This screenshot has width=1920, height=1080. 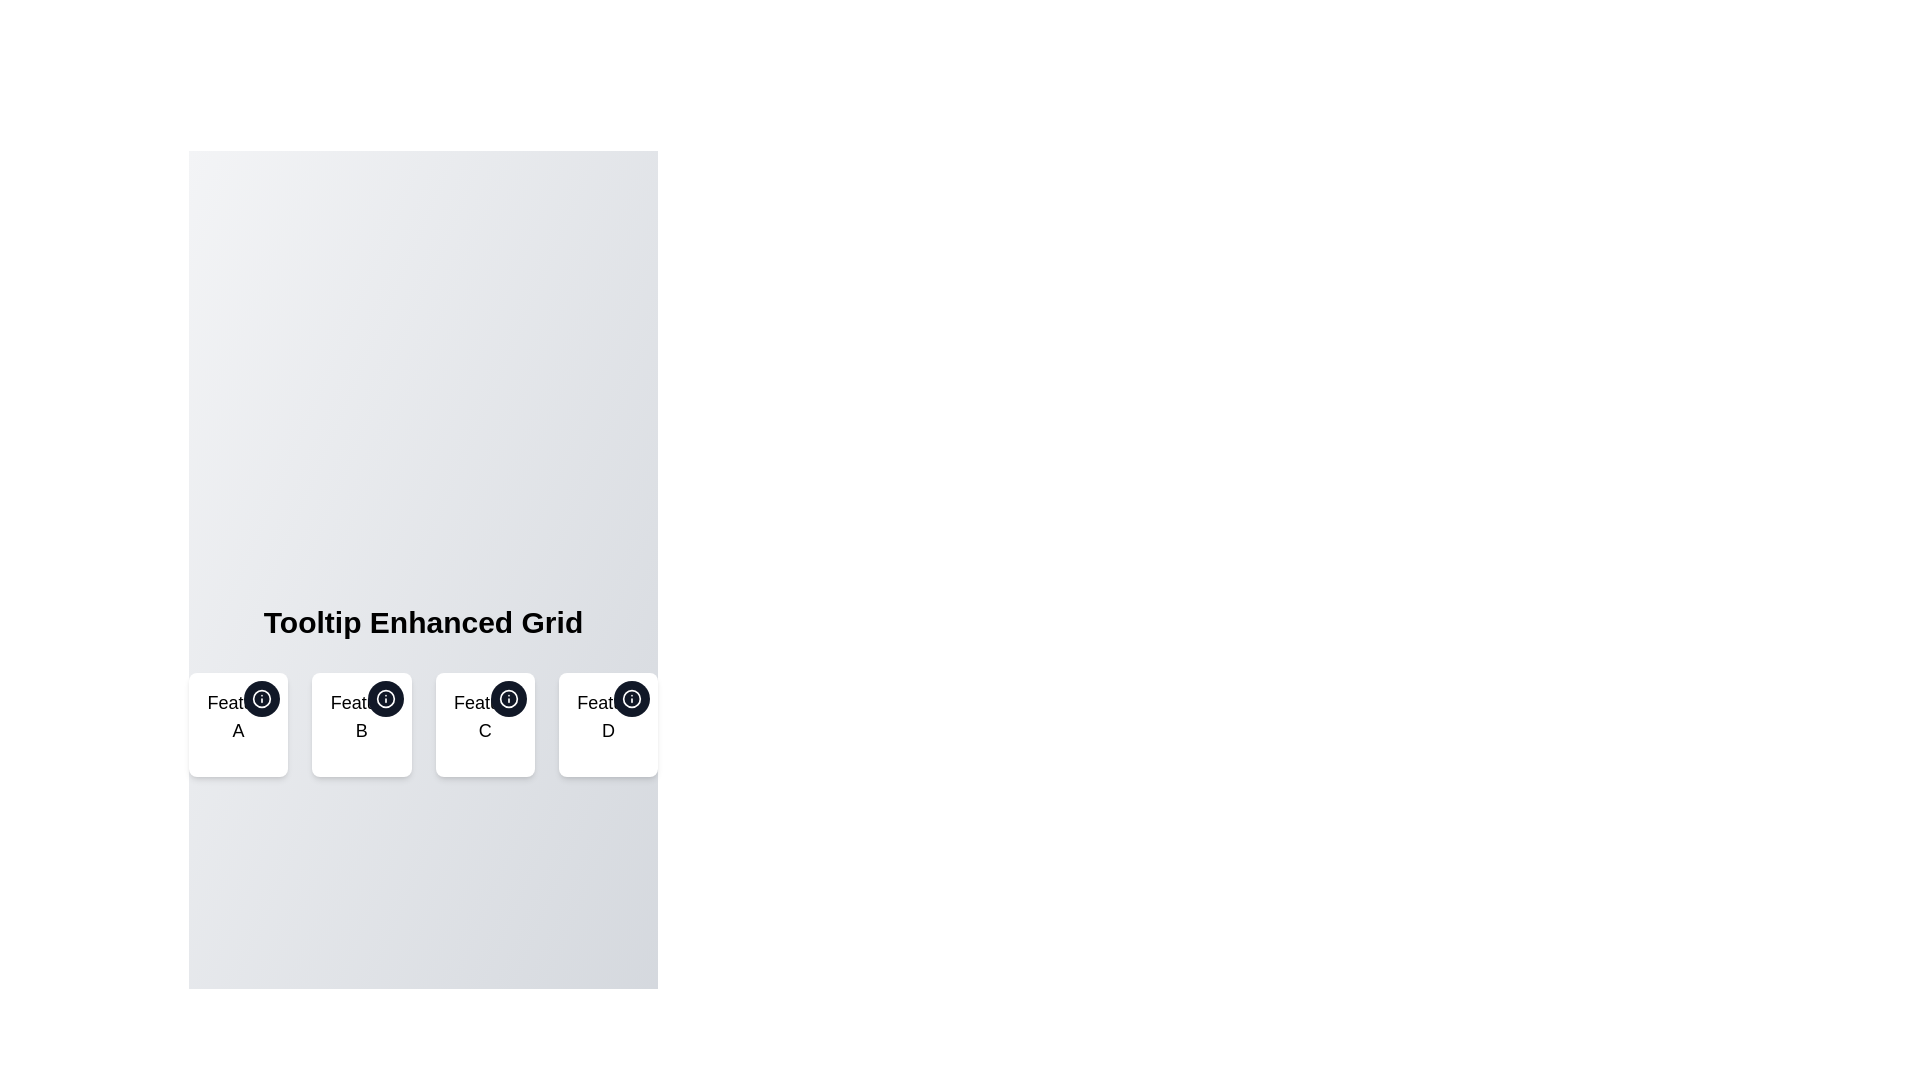 What do you see at coordinates (485, 716) in the screenshot?
I see `the text label that describes the feature within its card, which is the third item in a horizontally-aligned grid of four cards` at bounding box center [485, 716].